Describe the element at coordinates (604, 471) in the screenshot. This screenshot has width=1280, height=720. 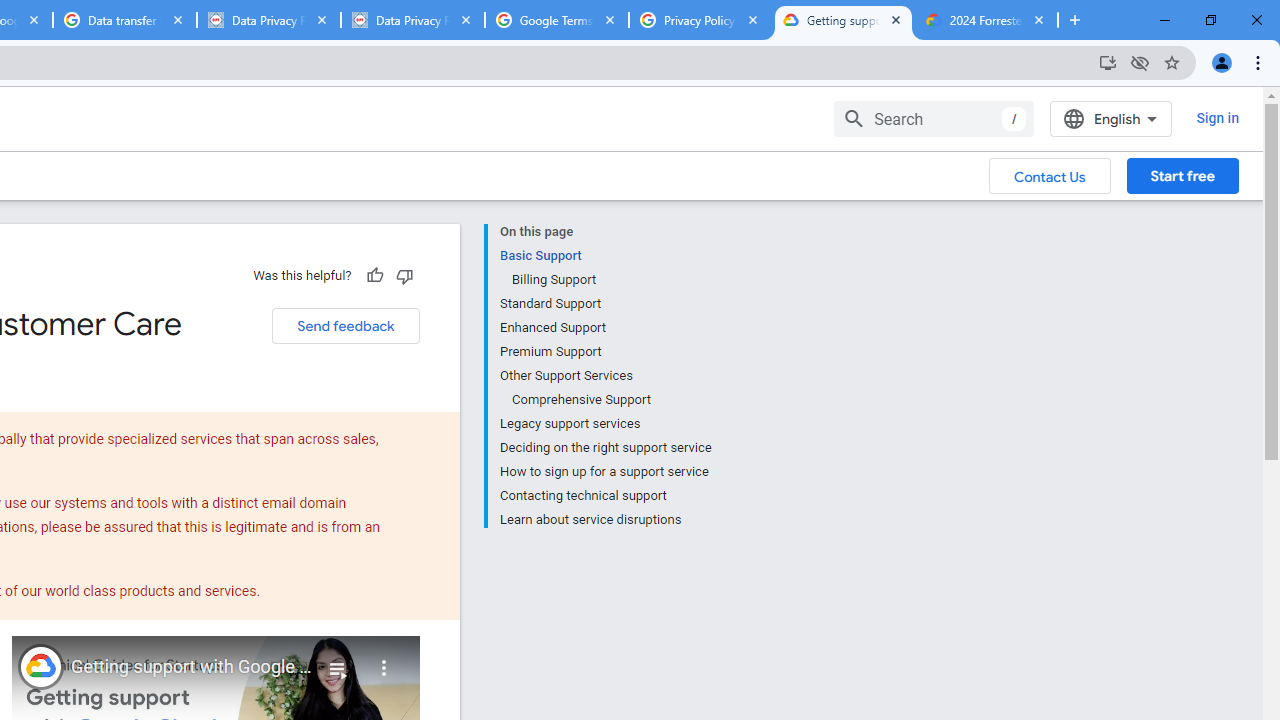
I see `'How to sign up for a support service'` at that location.